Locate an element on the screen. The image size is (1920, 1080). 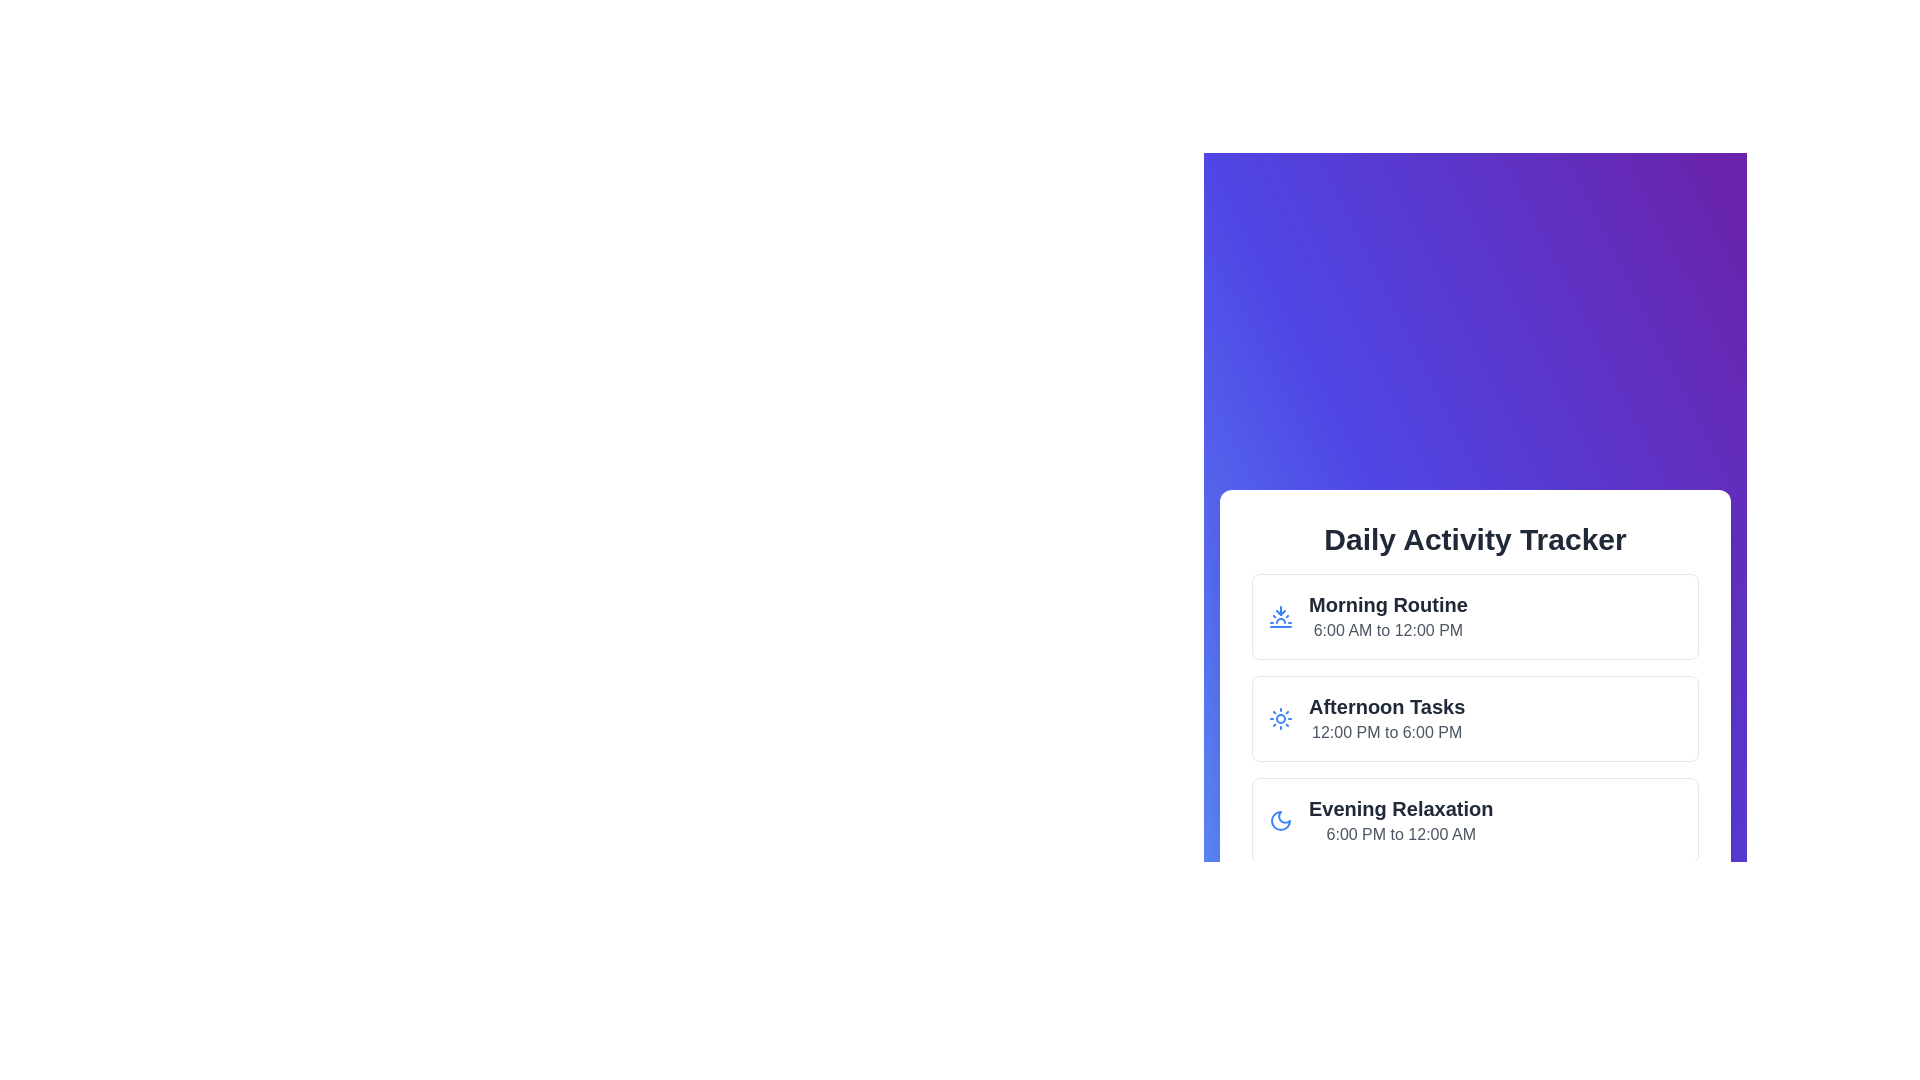
the 'Evening Relaxation' text block within the Daily Activity Tracker to read the displayed time range from 6:00 PM to 12:00 AM is located at coordinates (1400, 821).